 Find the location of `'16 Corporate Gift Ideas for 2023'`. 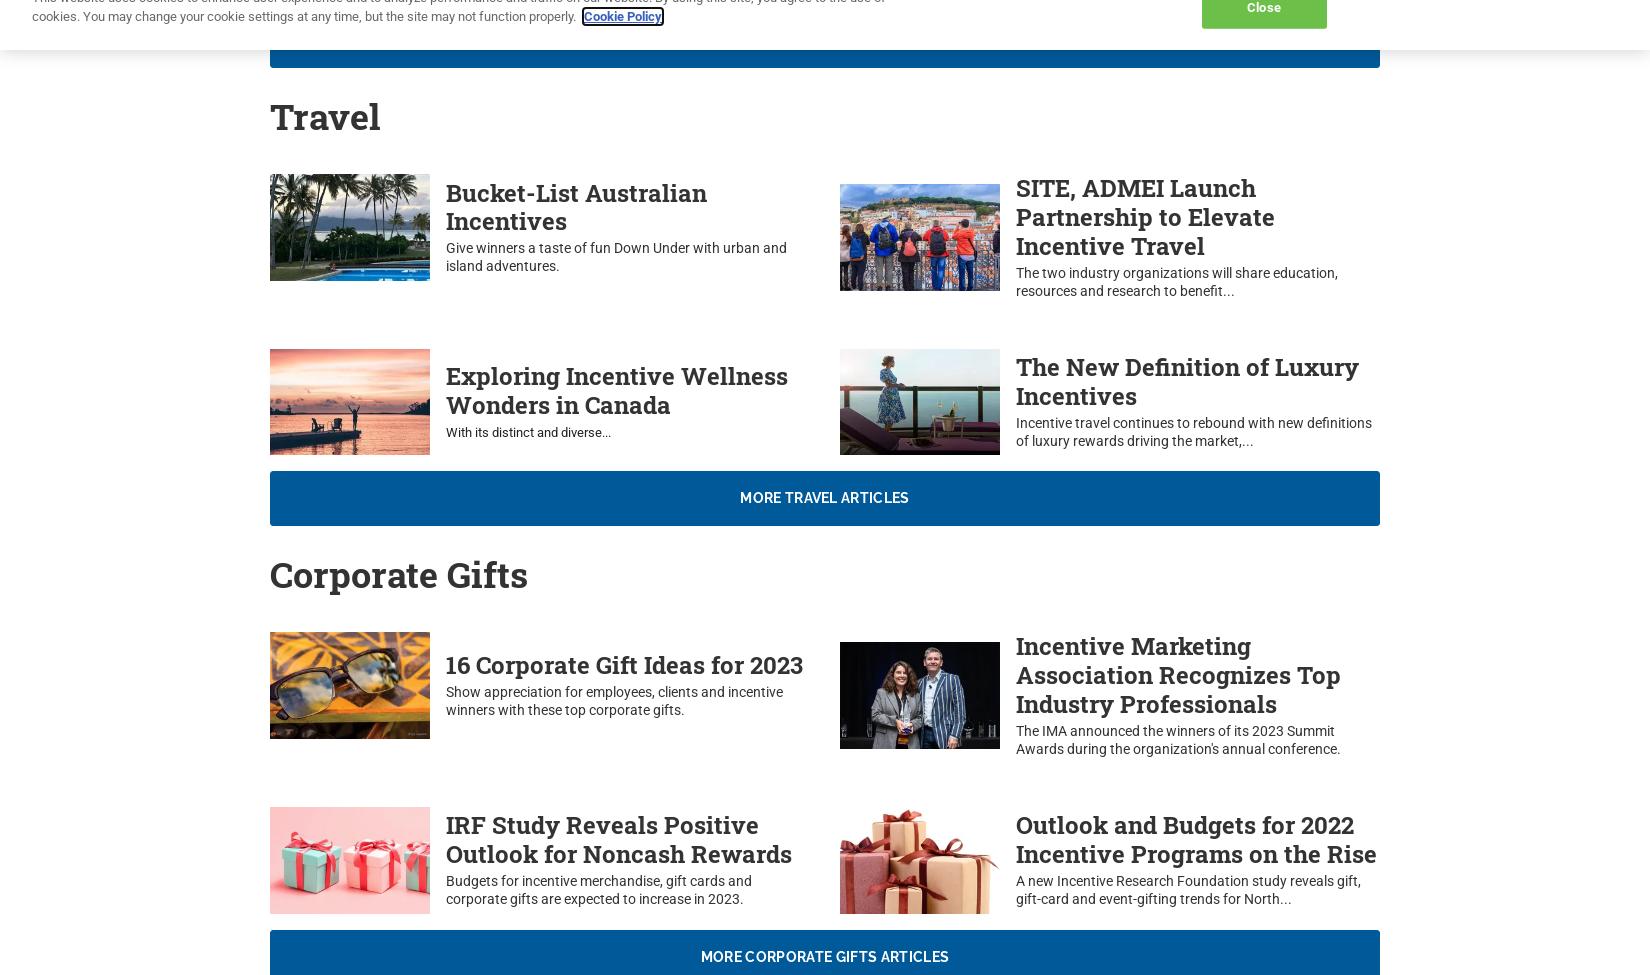

'16 Corporate Gift Ideas for 2023' is located at coordinates (623, 665).